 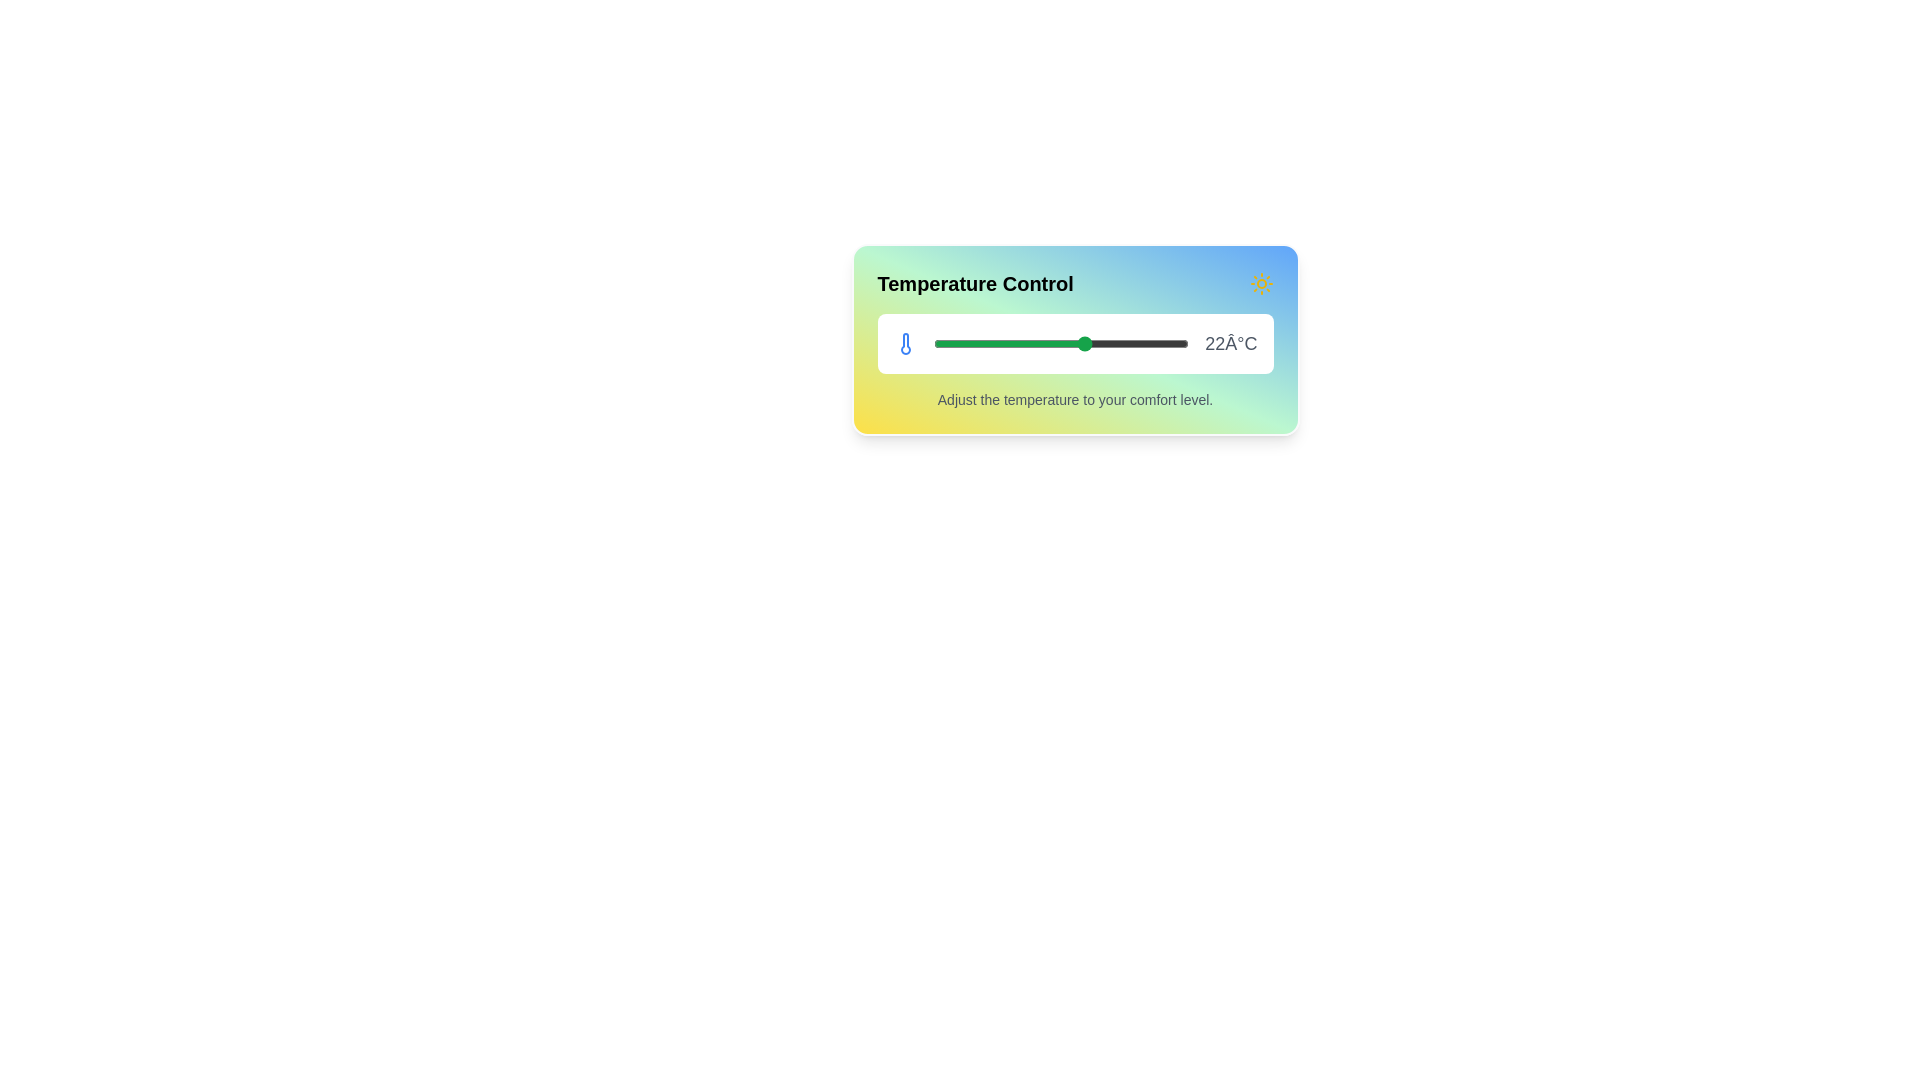 I want to click on the temperature slider knob, so click(x=1074, y=342).